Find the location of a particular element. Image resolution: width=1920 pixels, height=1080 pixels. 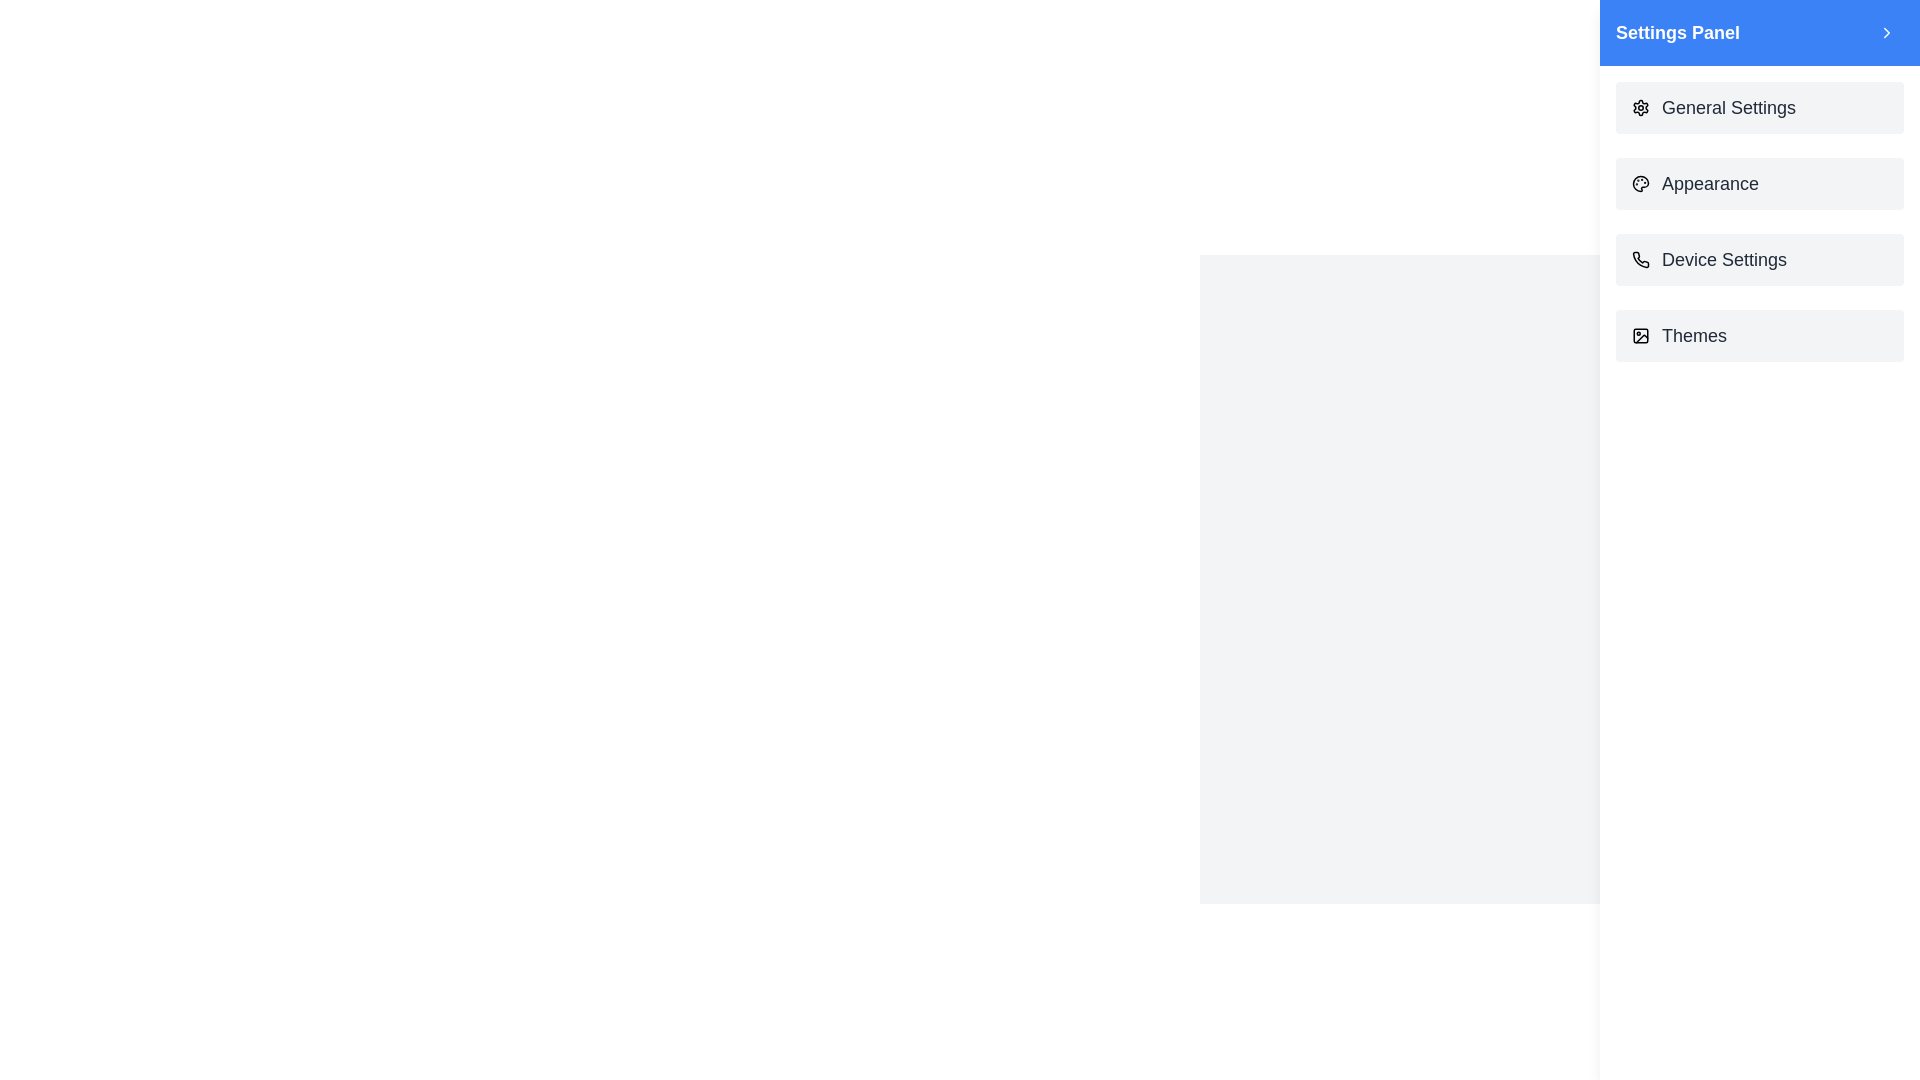

the 'Appearance' text label element in the navigation panel, which is displayed in a medium-sized sans-serif font and dark gray color is located at coordinates (1709, 184).